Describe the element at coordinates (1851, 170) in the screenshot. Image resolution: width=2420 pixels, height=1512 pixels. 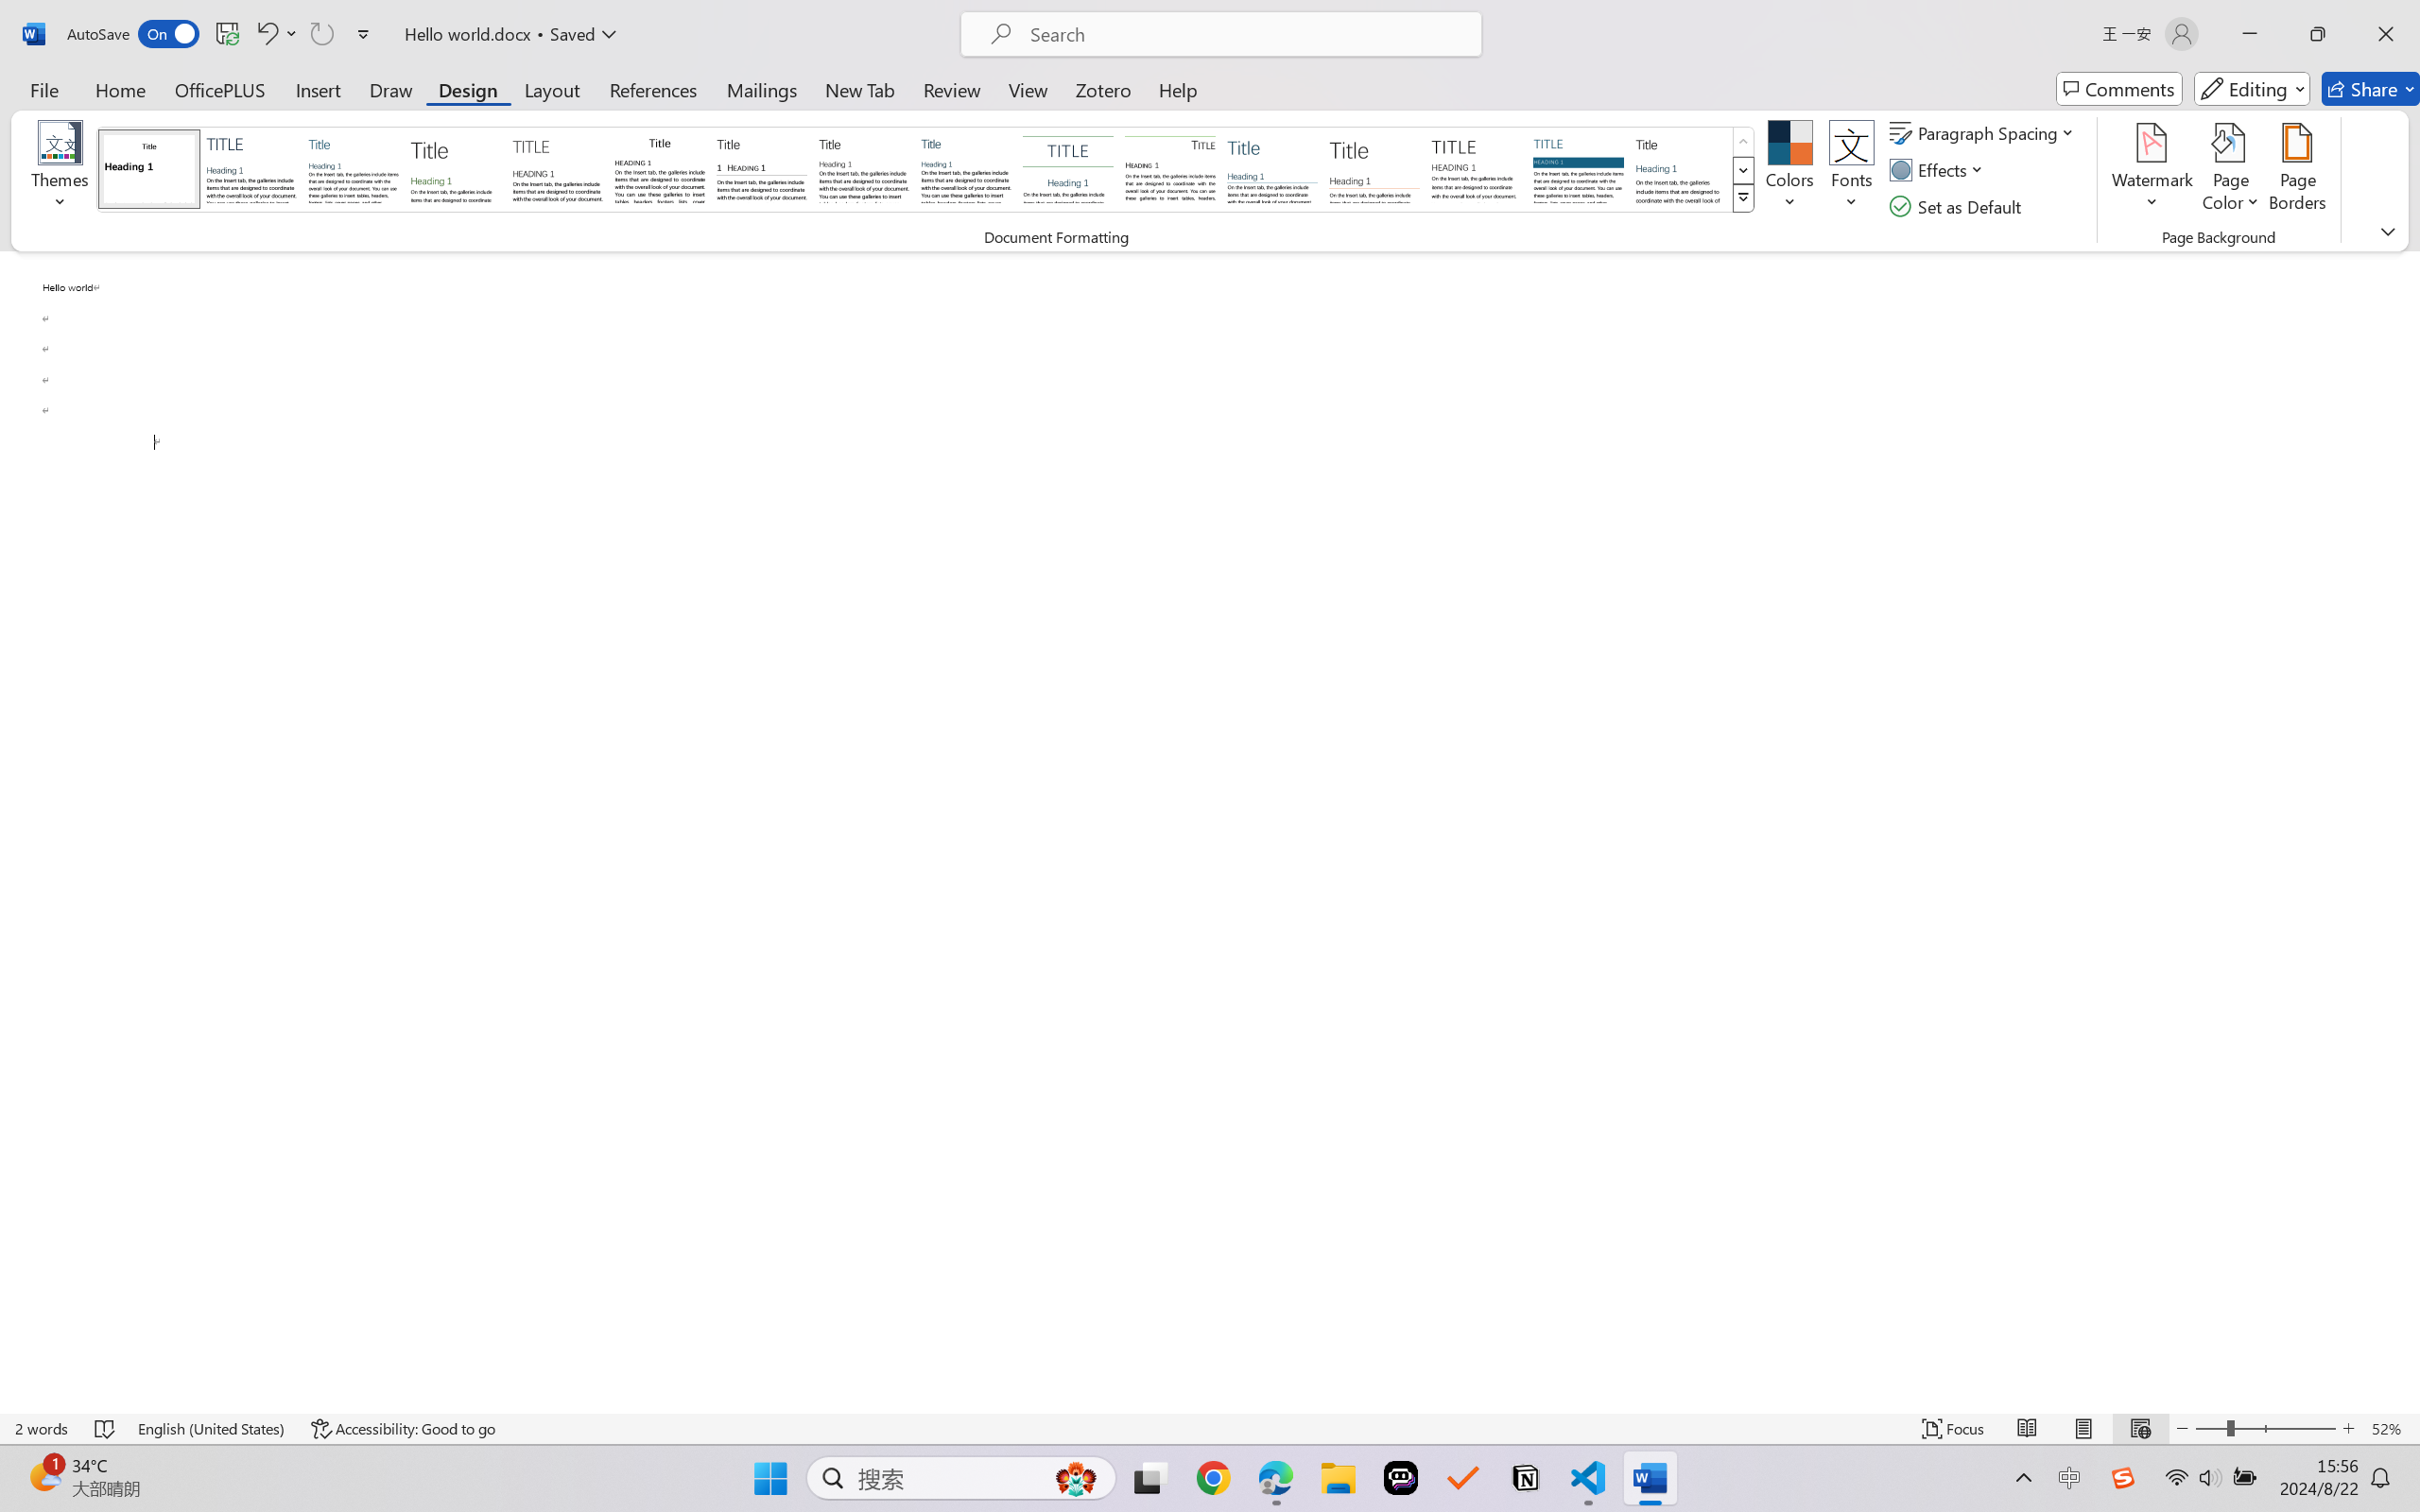
I see `'Fonts'` at that location.